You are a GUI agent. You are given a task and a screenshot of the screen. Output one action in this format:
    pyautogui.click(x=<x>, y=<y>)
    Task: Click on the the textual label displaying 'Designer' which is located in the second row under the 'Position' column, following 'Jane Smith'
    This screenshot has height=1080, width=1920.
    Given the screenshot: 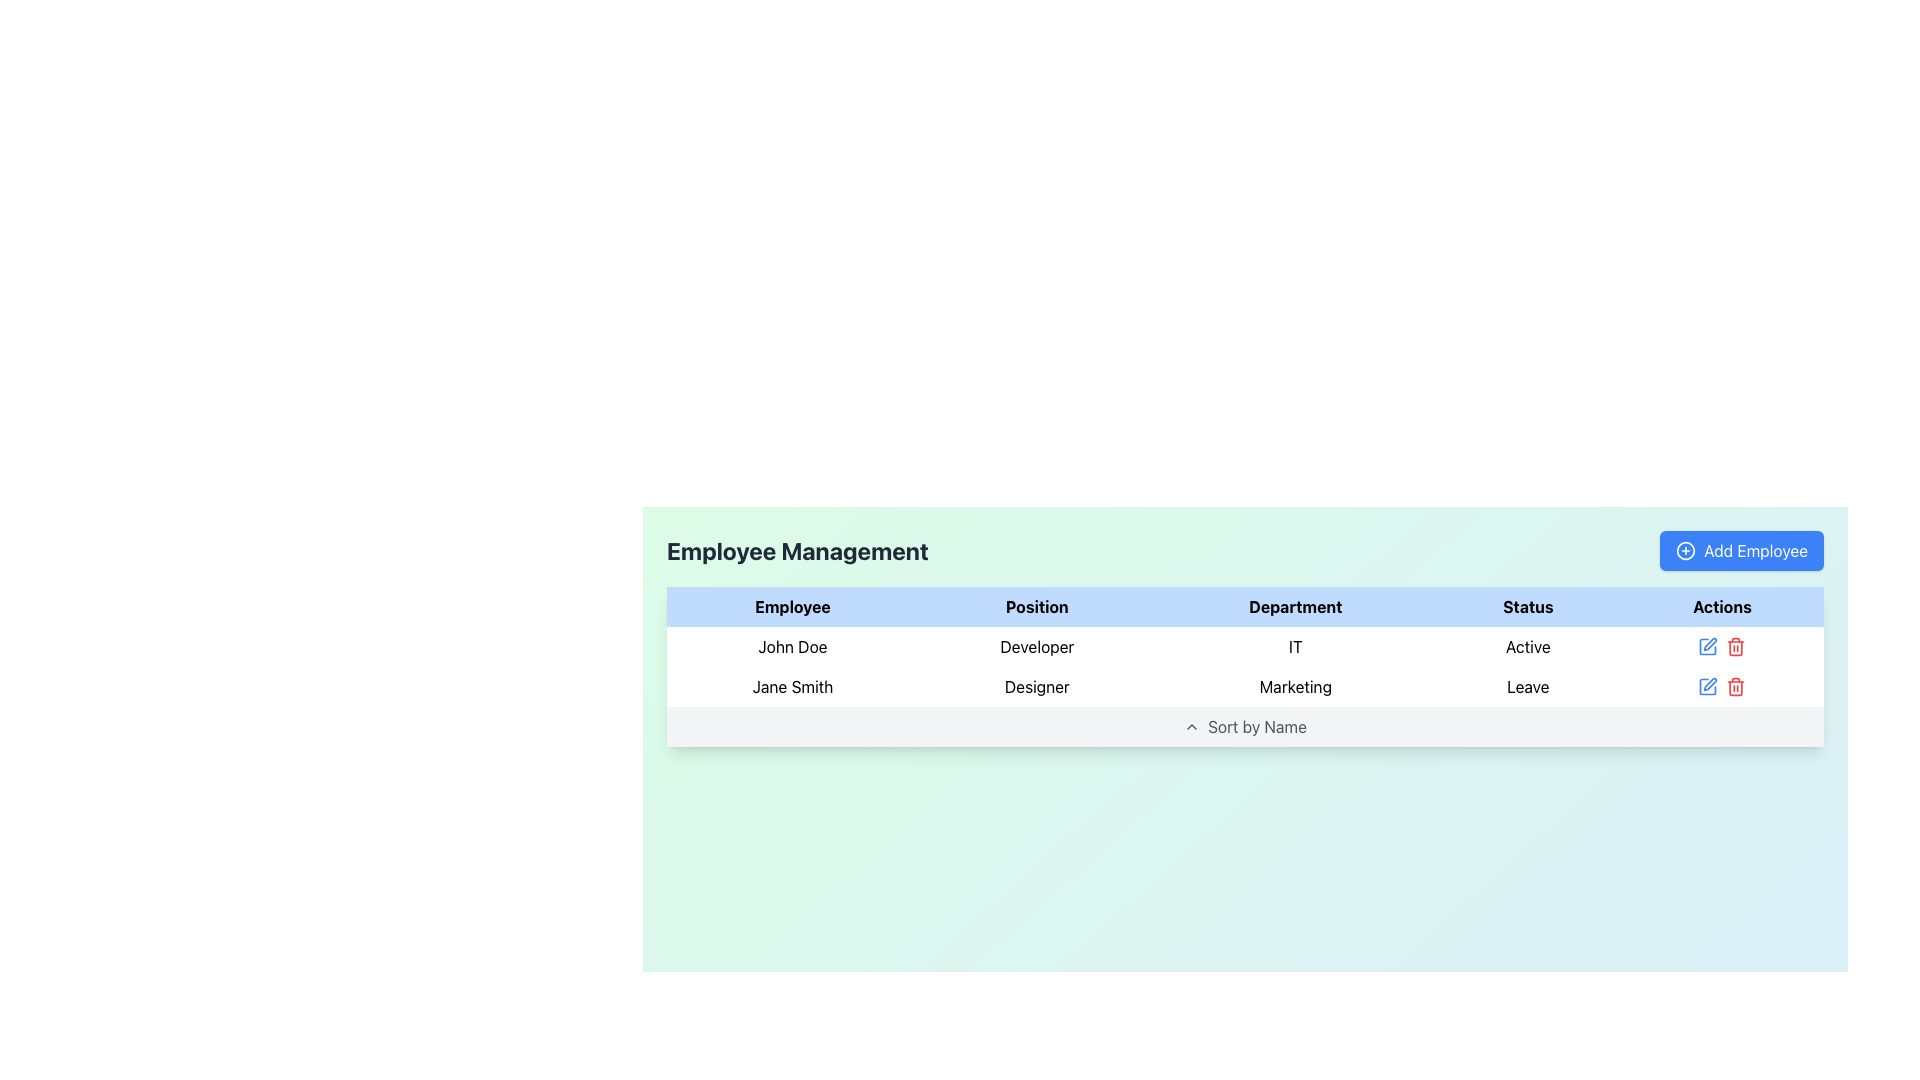 What is the action you would take?
    pyautogui.click(x=1037, y=685)
    